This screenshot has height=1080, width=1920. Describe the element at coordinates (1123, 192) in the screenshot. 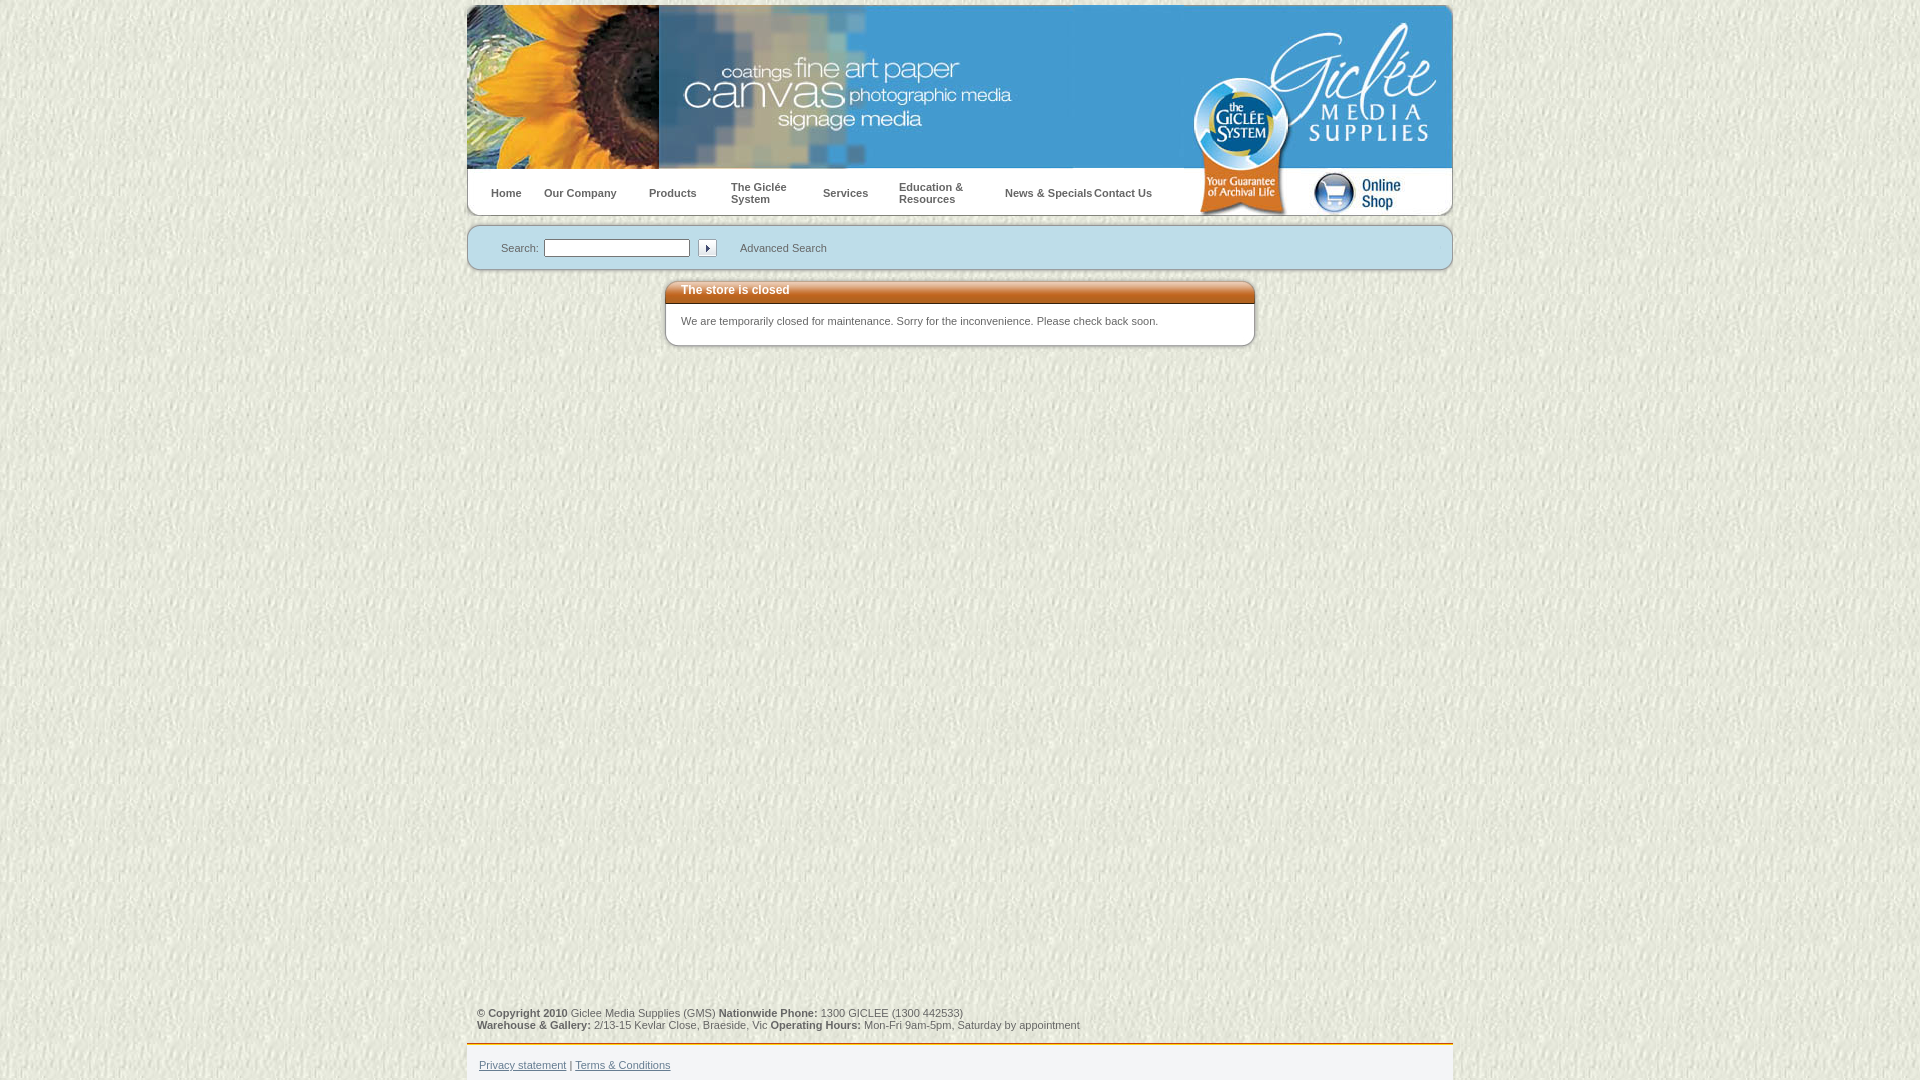

I see `'Contact Us'` at that location.